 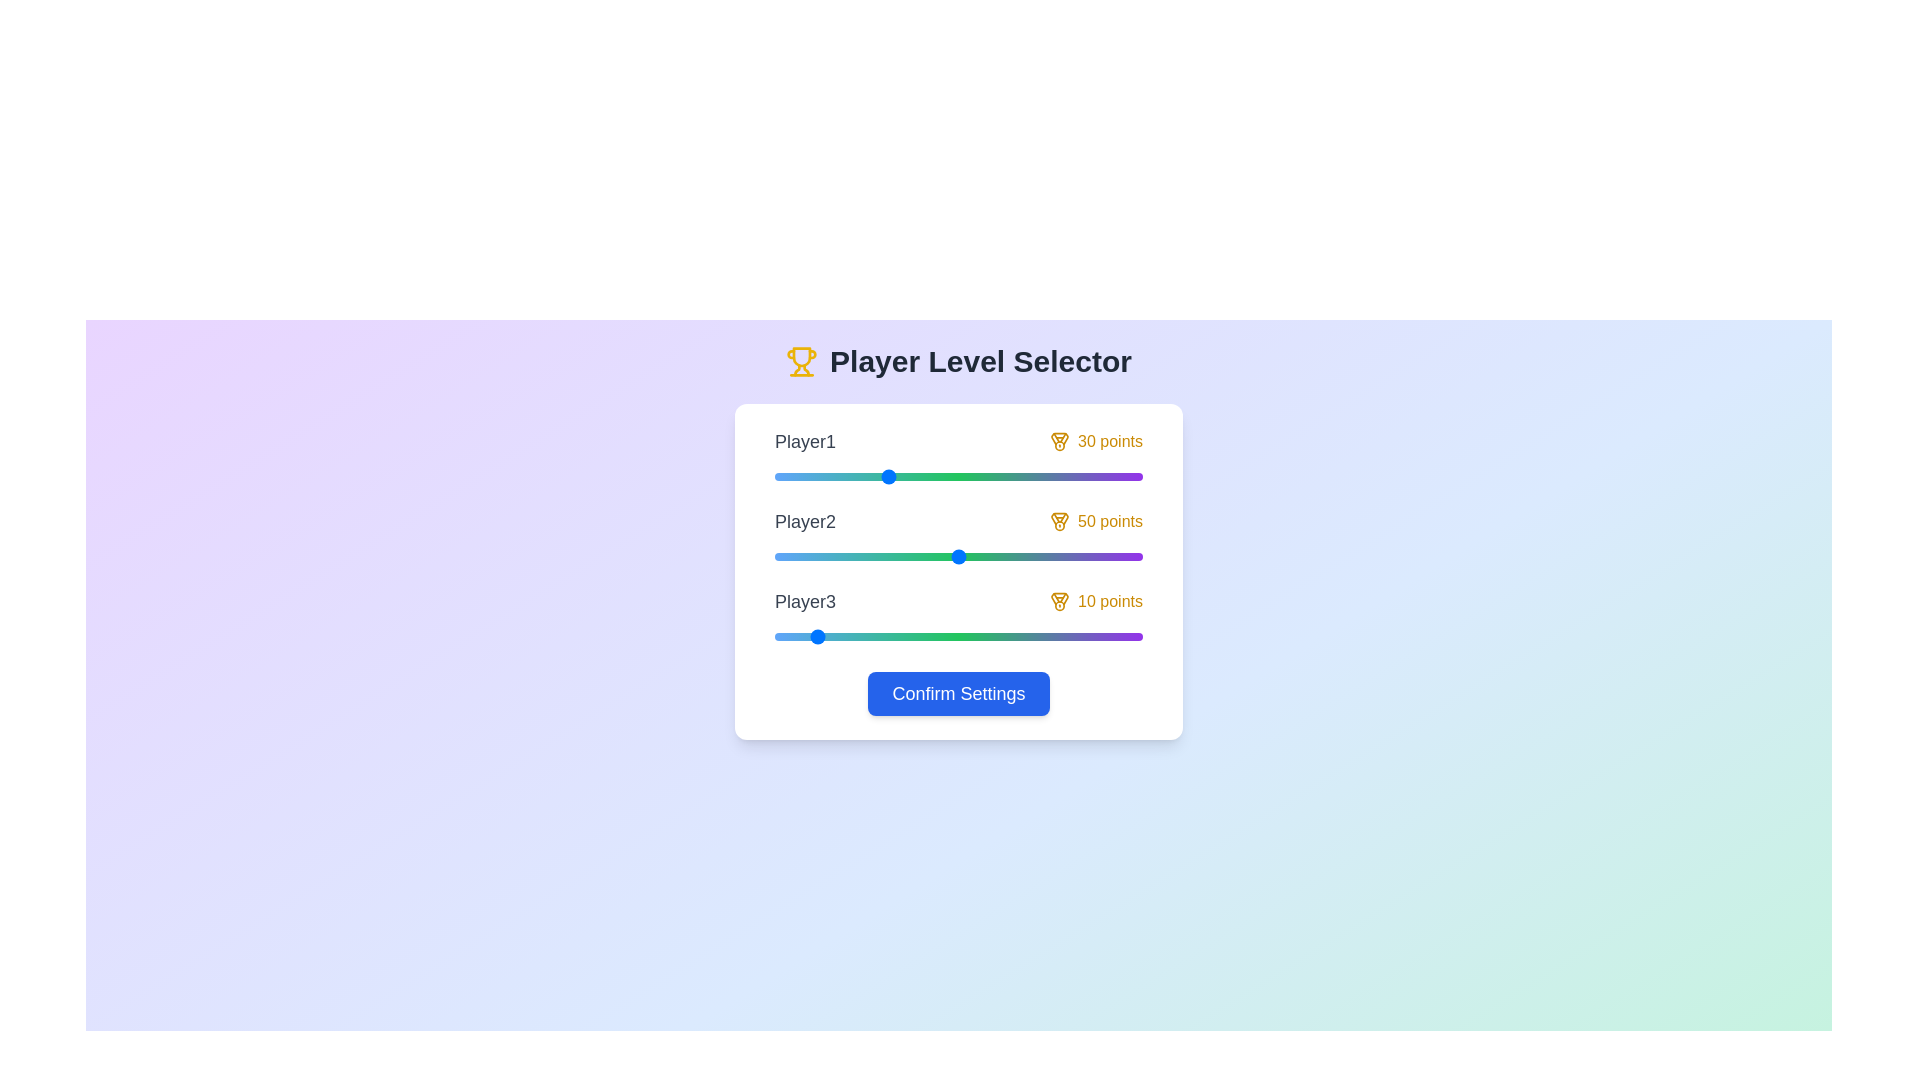 I want to click on the slider for Player3 to set their level to 14, so click(x=826, y=636).